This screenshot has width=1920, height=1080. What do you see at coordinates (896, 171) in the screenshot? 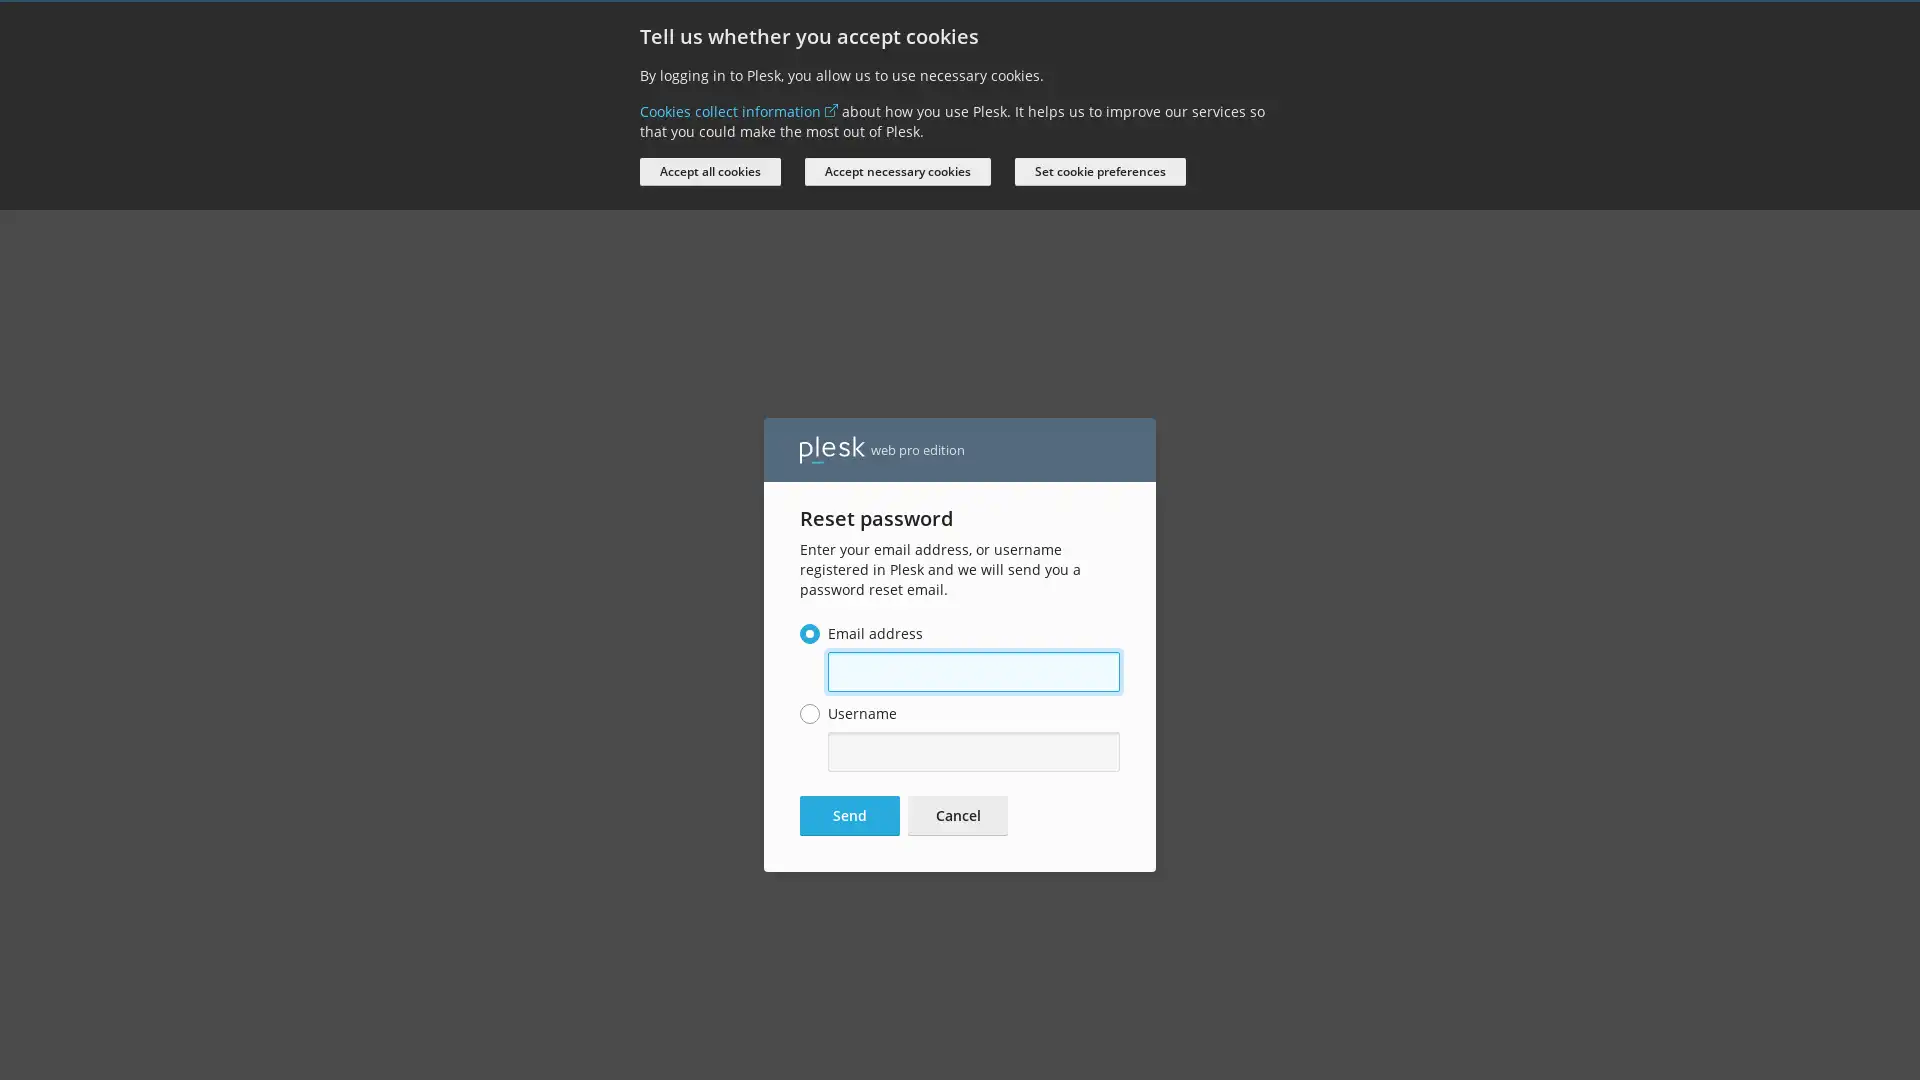
I see `Accept necessary cookies` at bounding box center [896, 171].